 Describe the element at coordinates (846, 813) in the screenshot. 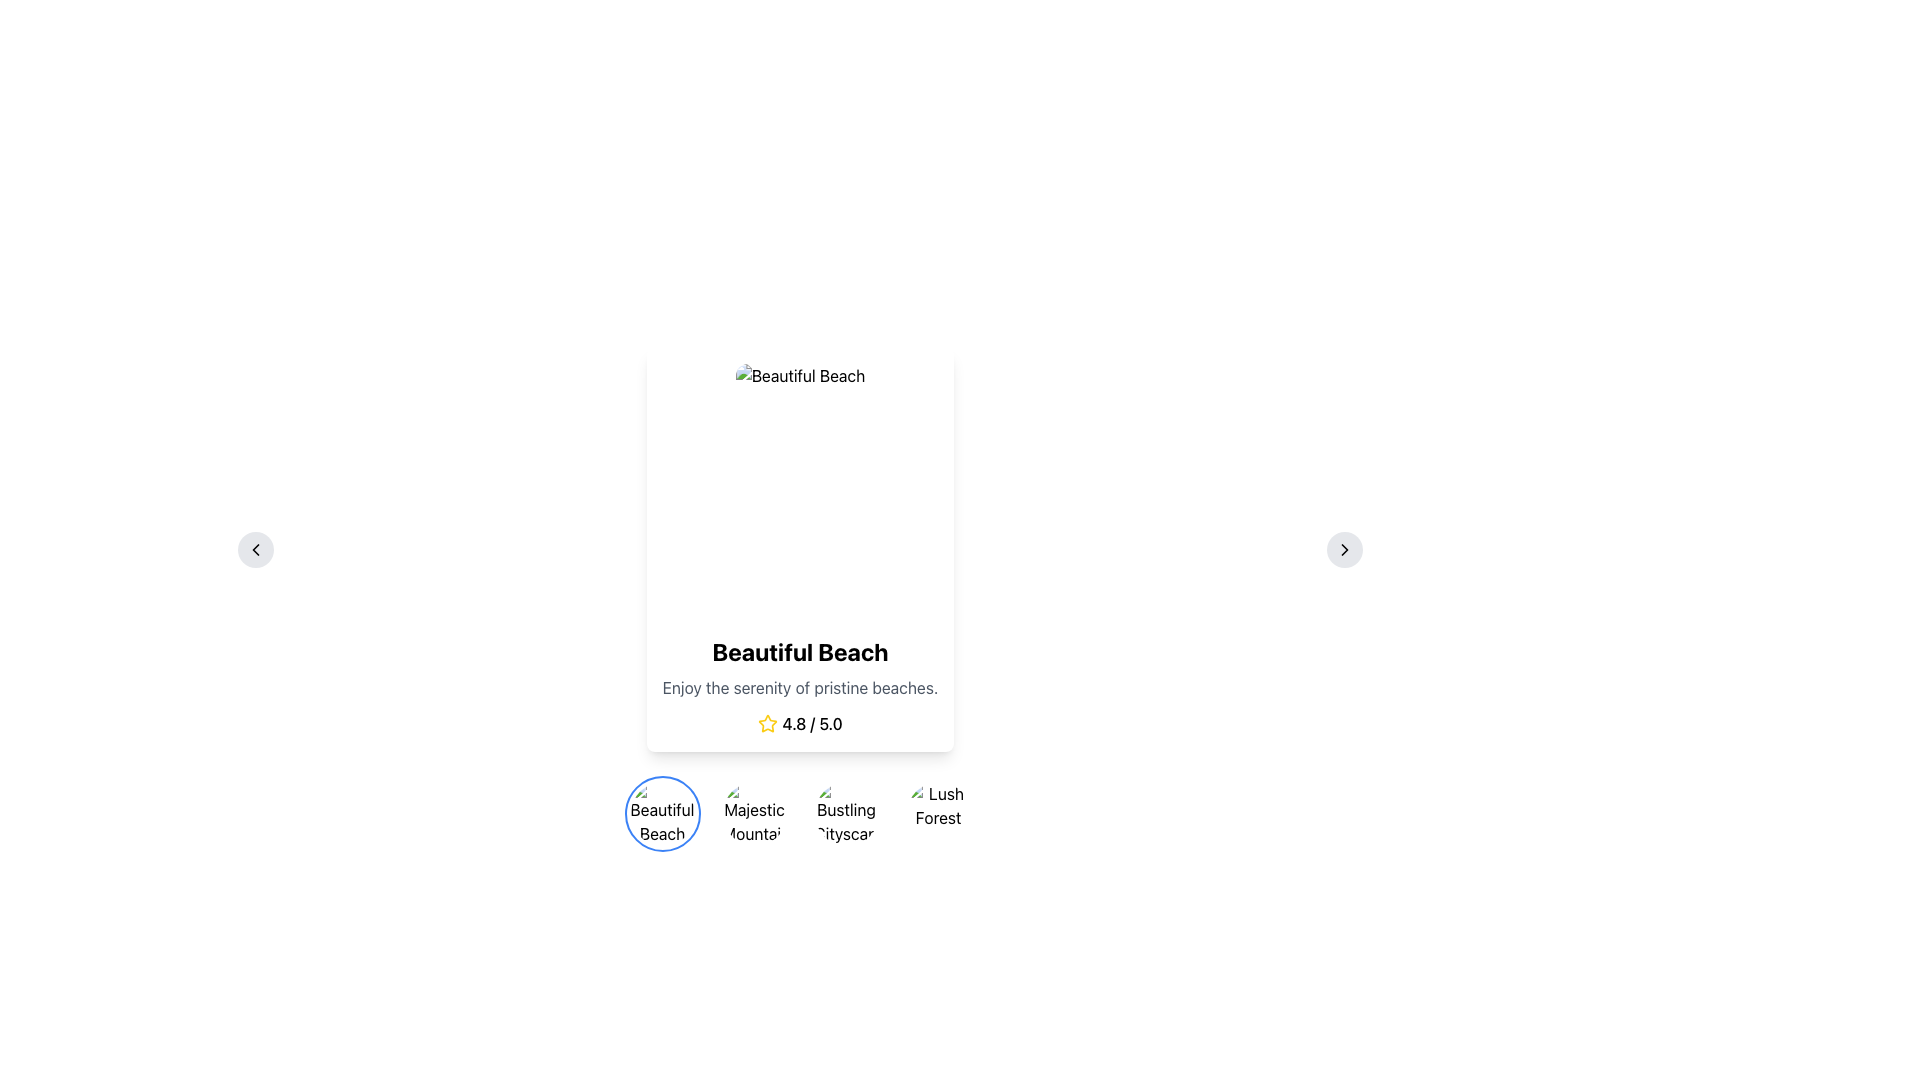

I see `the circular thumbnail image of the bustling cityscape located in the horizontal row of thumbnails beneath the main content card` at that location.